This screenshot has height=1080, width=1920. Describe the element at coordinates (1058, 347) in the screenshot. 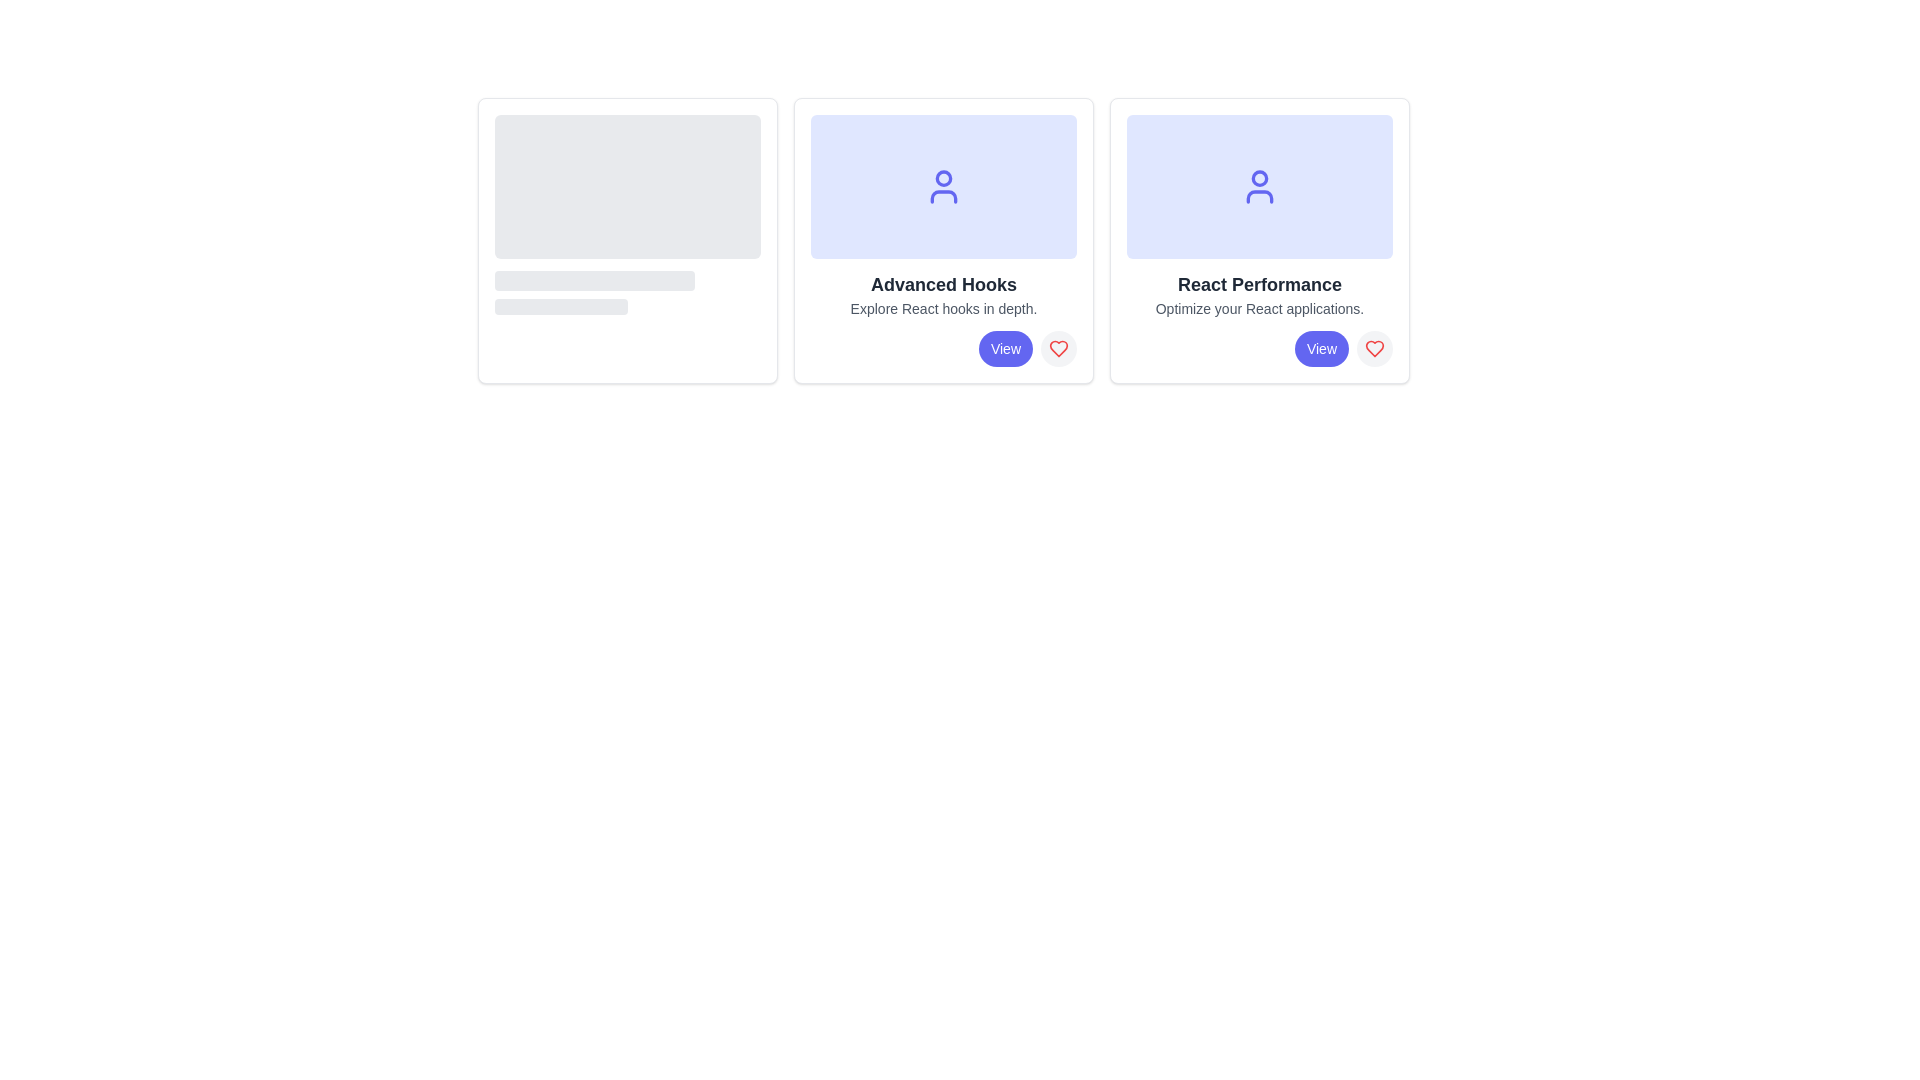

I see `the circular 'like' button with a heart icon located at the bottom-right corner of the 'Advanced Hooks' card` at that location.